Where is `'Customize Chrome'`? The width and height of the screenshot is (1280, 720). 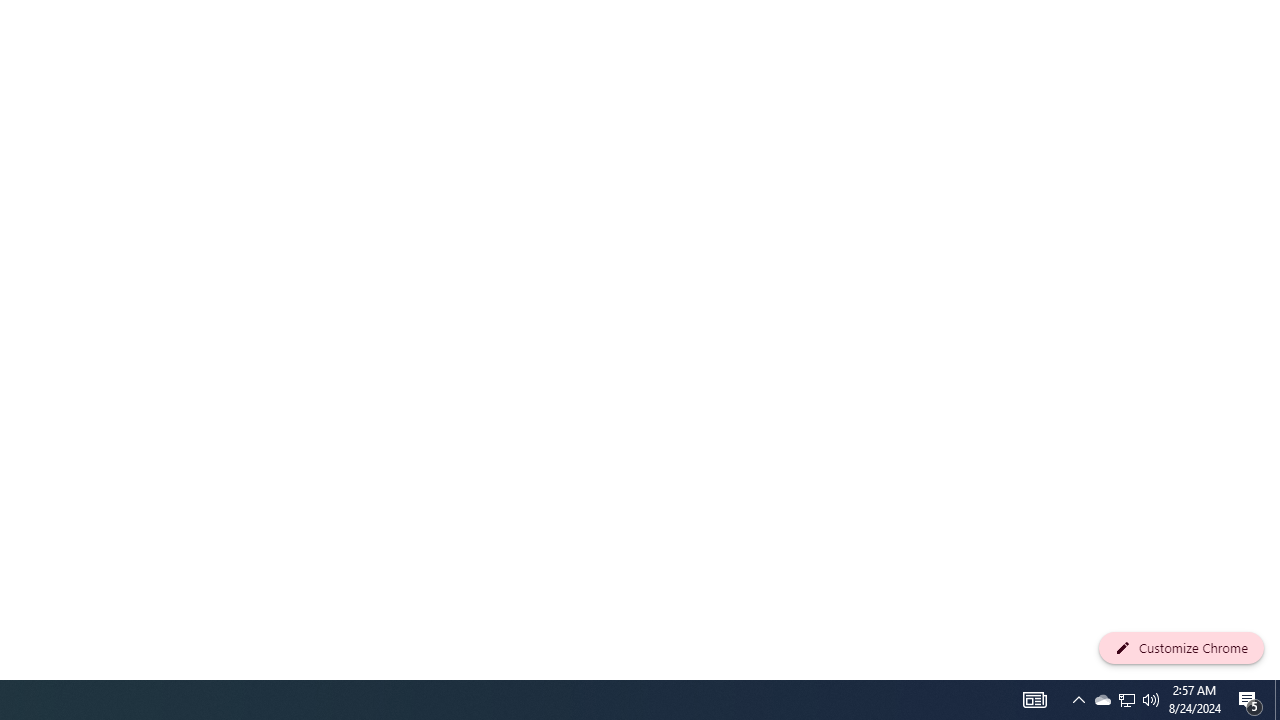
'Customize Chrome' is located at coordinates (1181, 648).